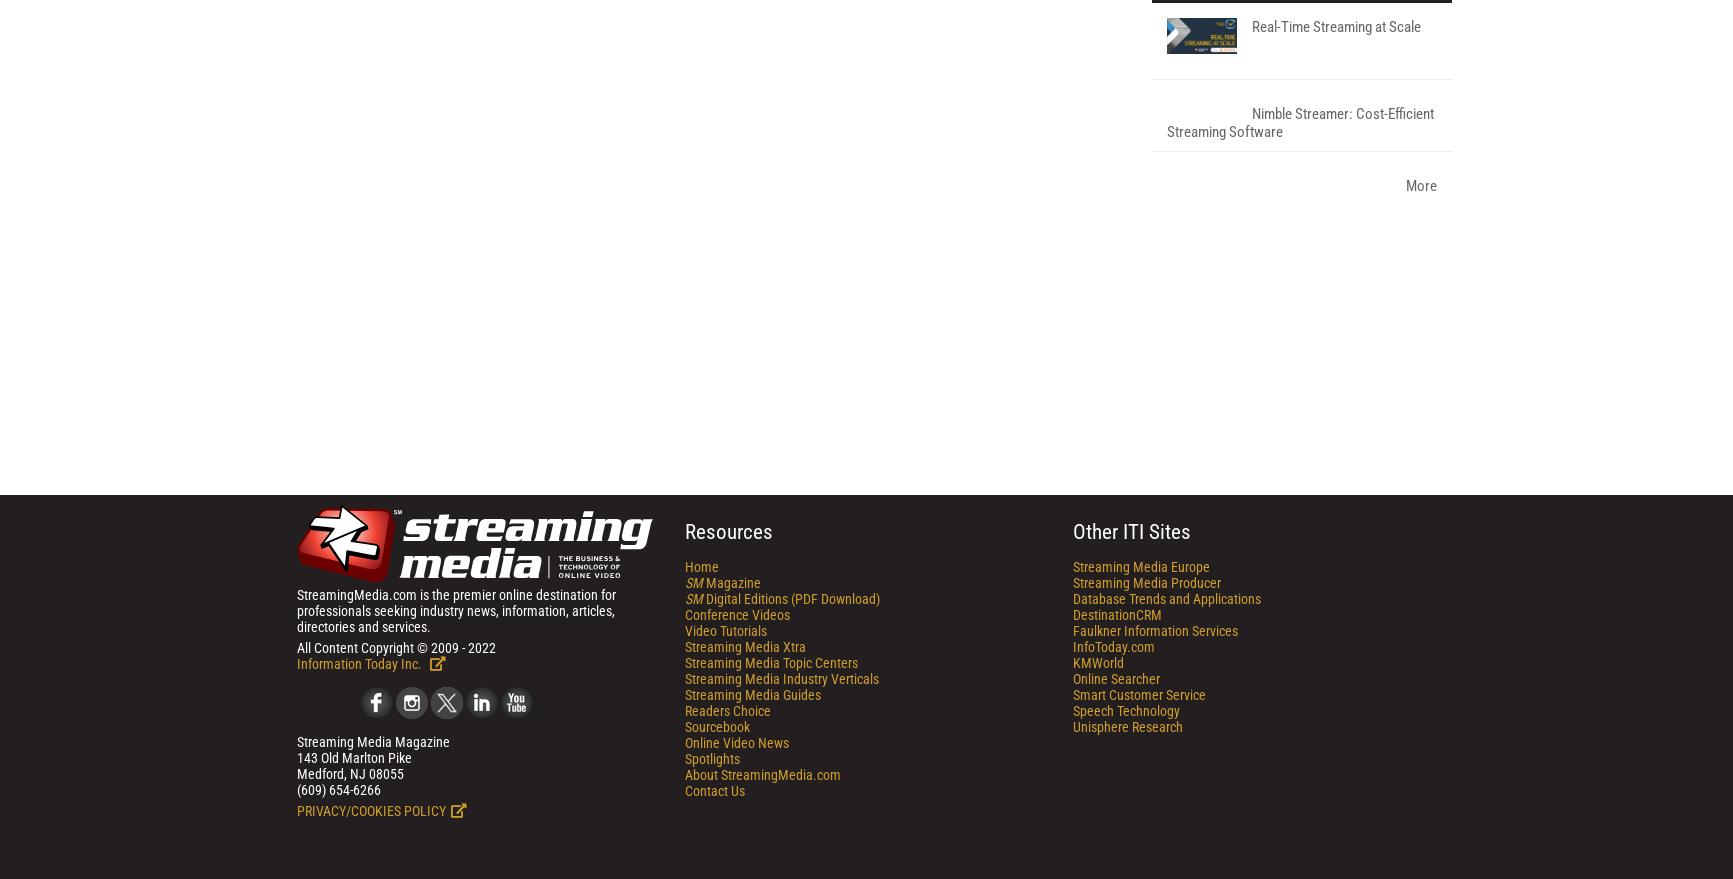 The image size is (1733, 879). I want to click on 'Streaming Media Europe', so click(1139, 827).